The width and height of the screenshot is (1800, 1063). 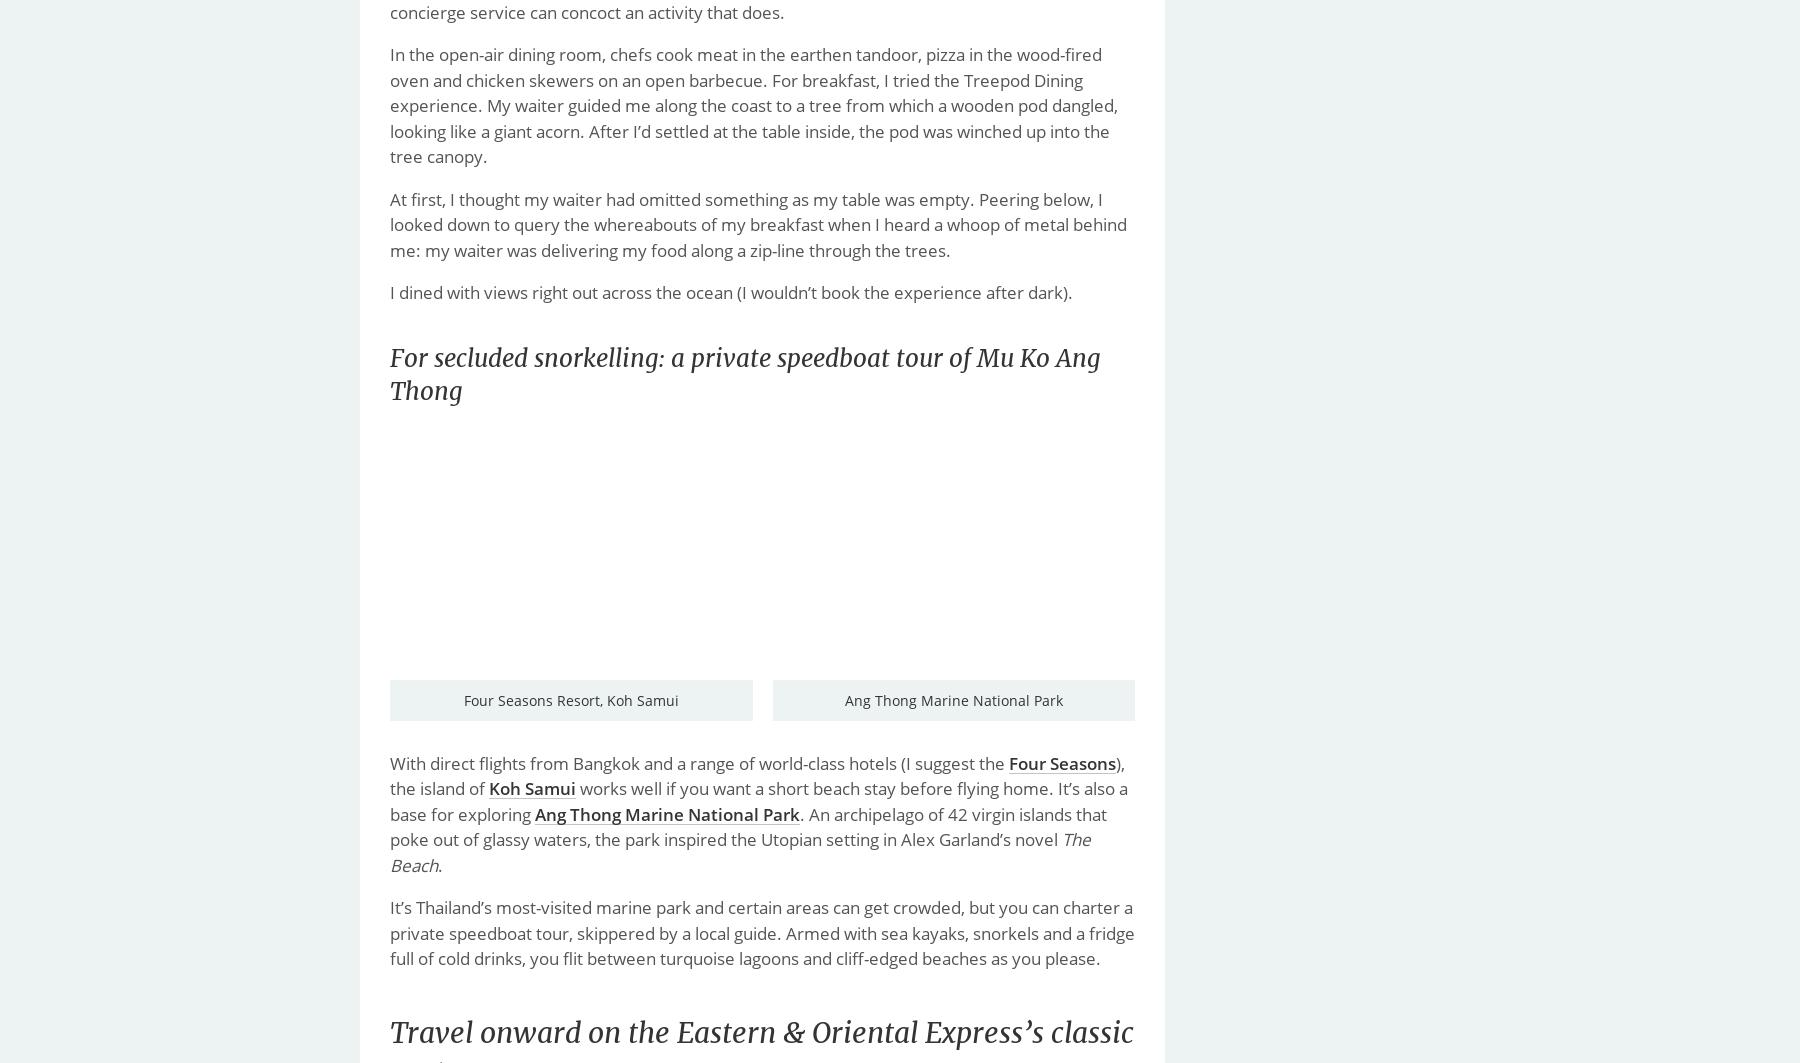 I want to click on 'It’s Thailand’s most-visited marine park and certain areas can get crowded, but you can charter a private speedboat tour, skippered by a local guide. Armed with sea kayaks, snorkels and a fridge full of cold drinks, you flit between turquoise lagoons and cliff-edged beaches as you please.', so click(x=761, y=931).